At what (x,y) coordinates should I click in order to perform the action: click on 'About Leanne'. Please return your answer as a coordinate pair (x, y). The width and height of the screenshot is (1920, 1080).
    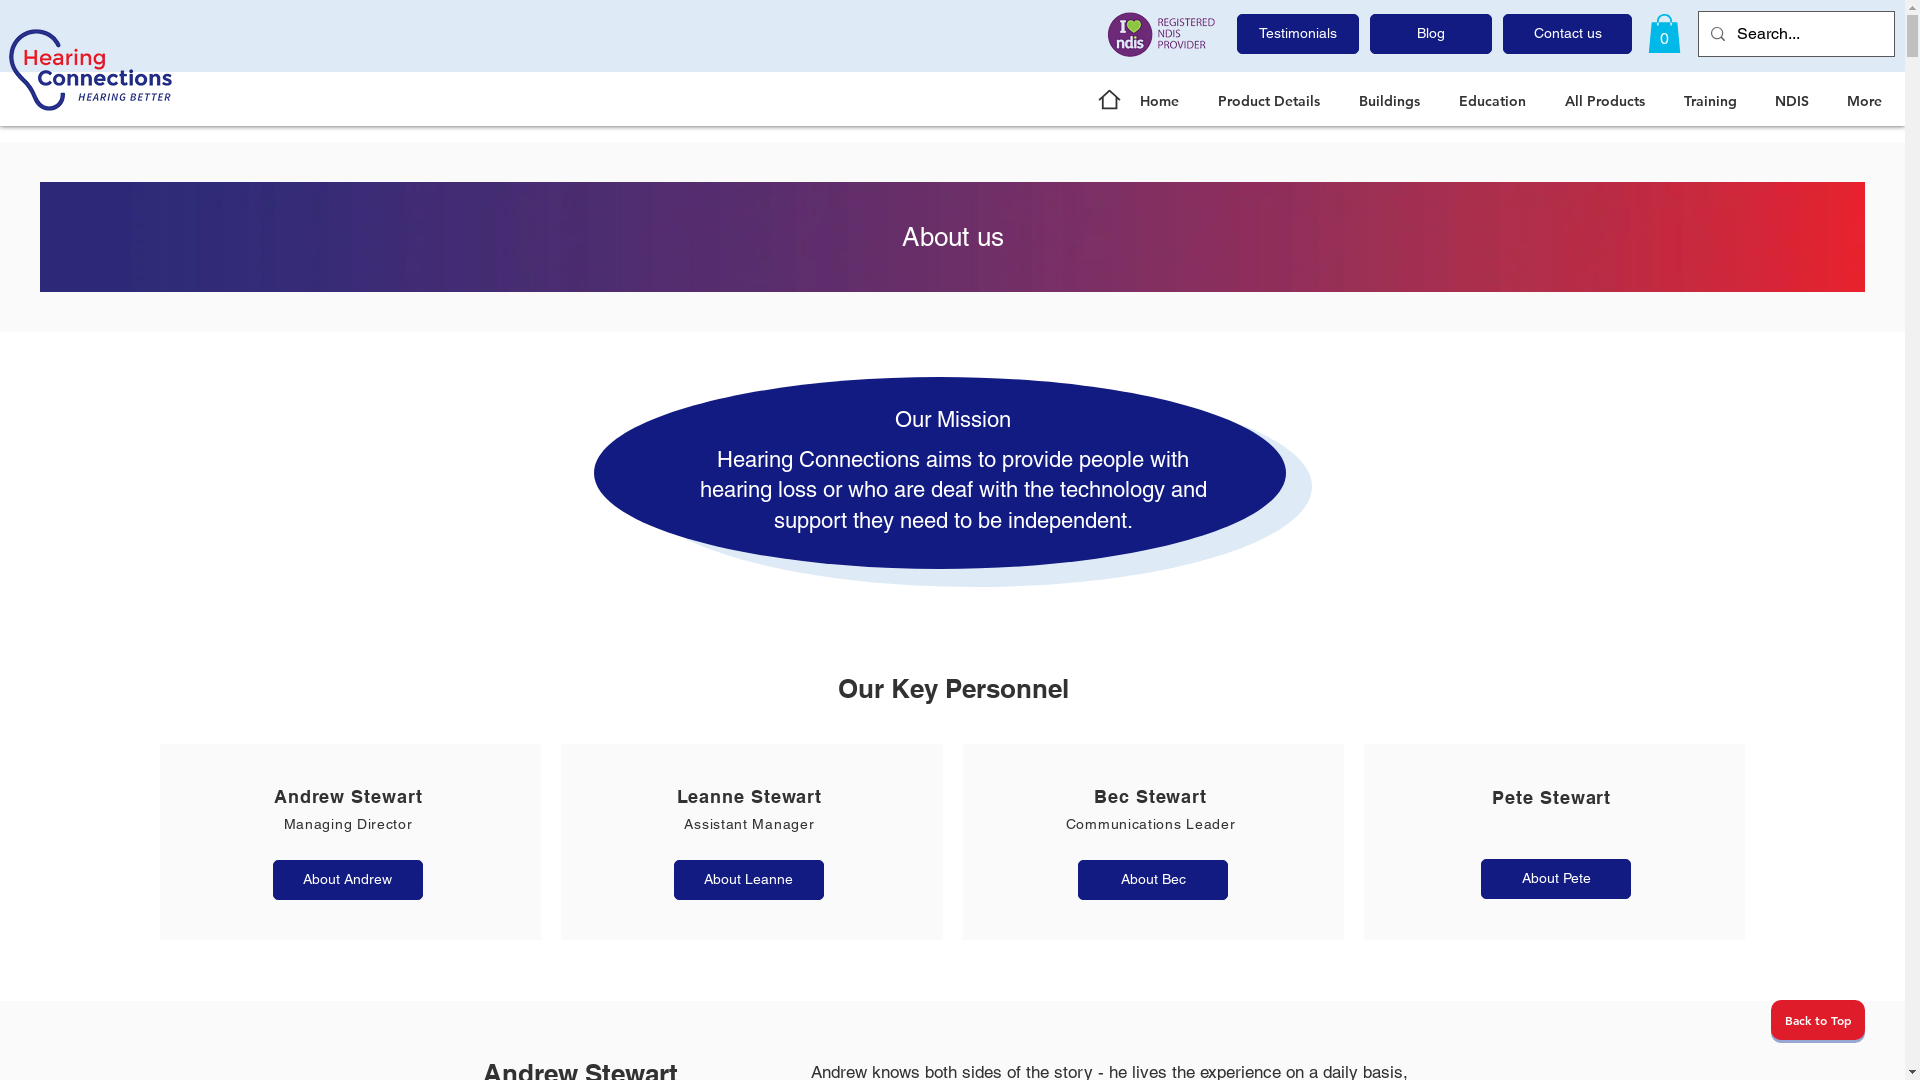
    Looking at the image, I should click on (747, 878).